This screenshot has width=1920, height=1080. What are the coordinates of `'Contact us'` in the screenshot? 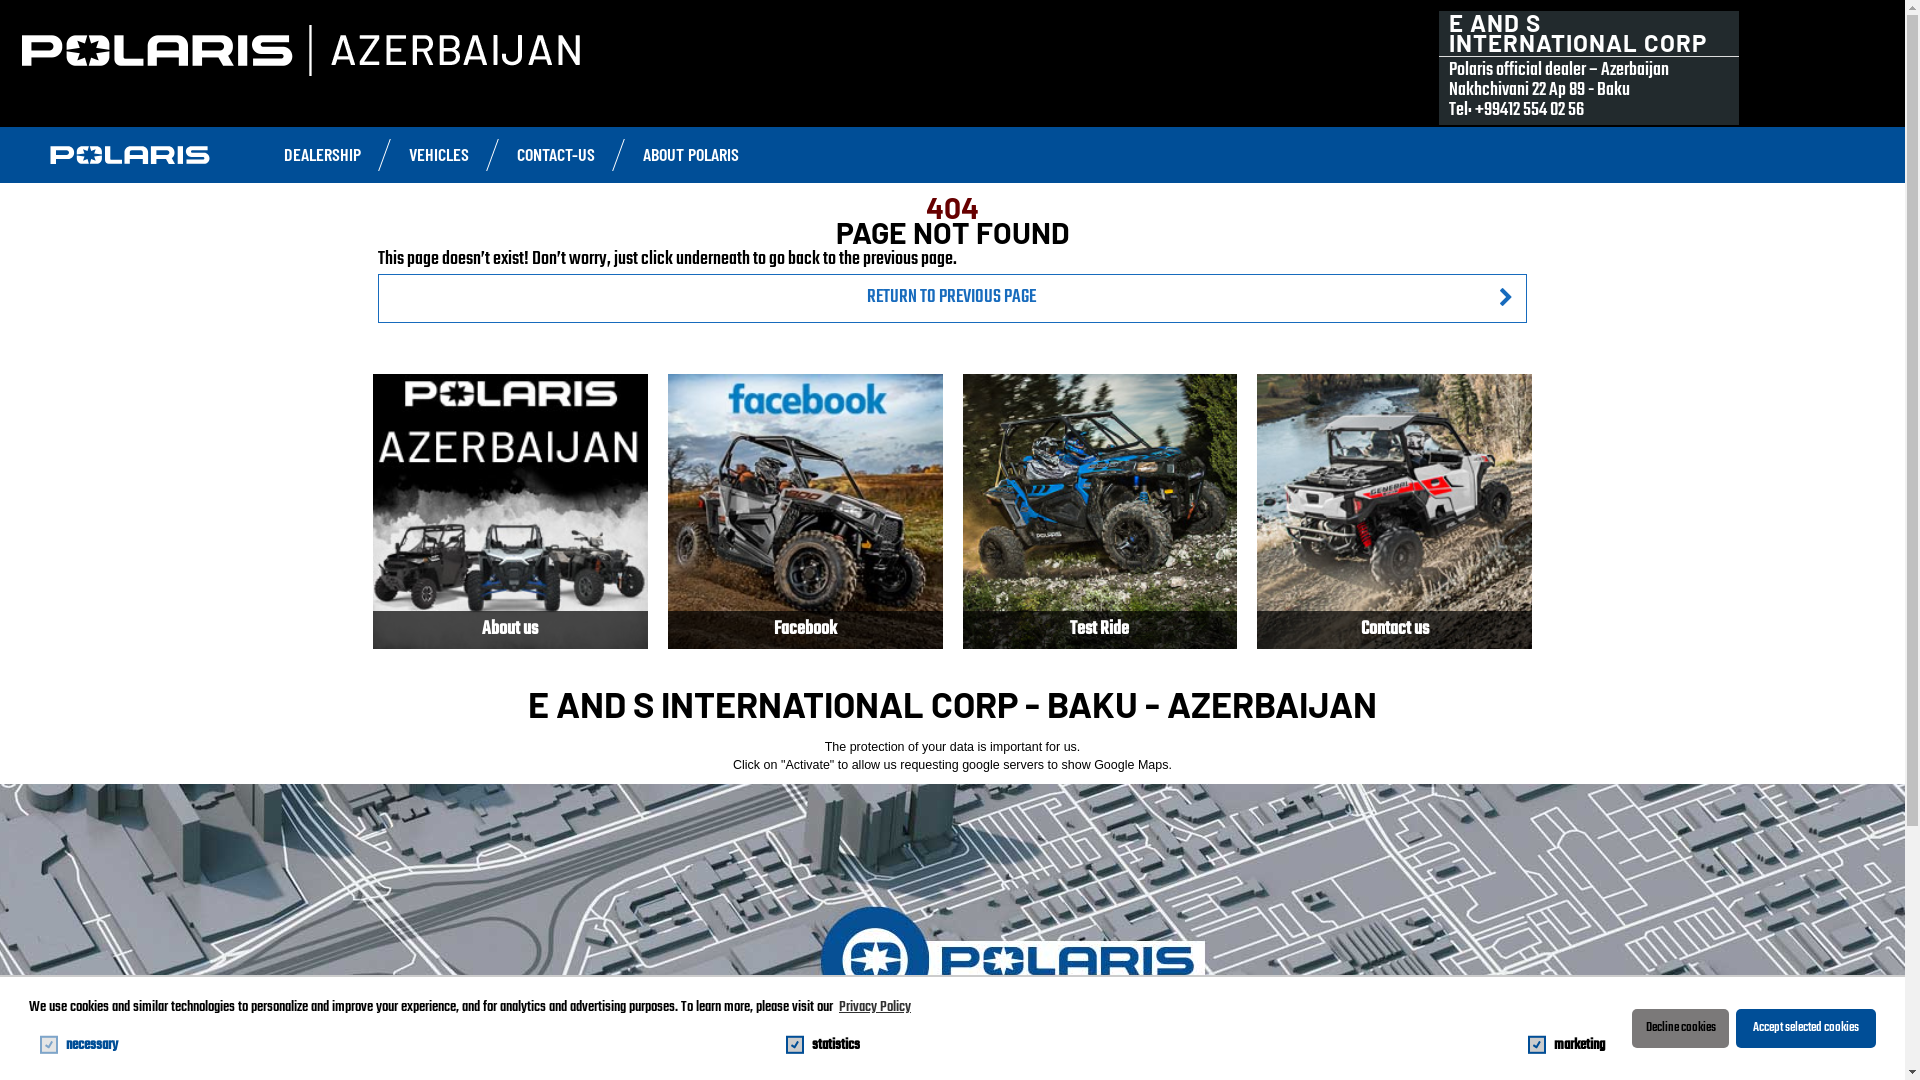 It's located at (1393, 510).